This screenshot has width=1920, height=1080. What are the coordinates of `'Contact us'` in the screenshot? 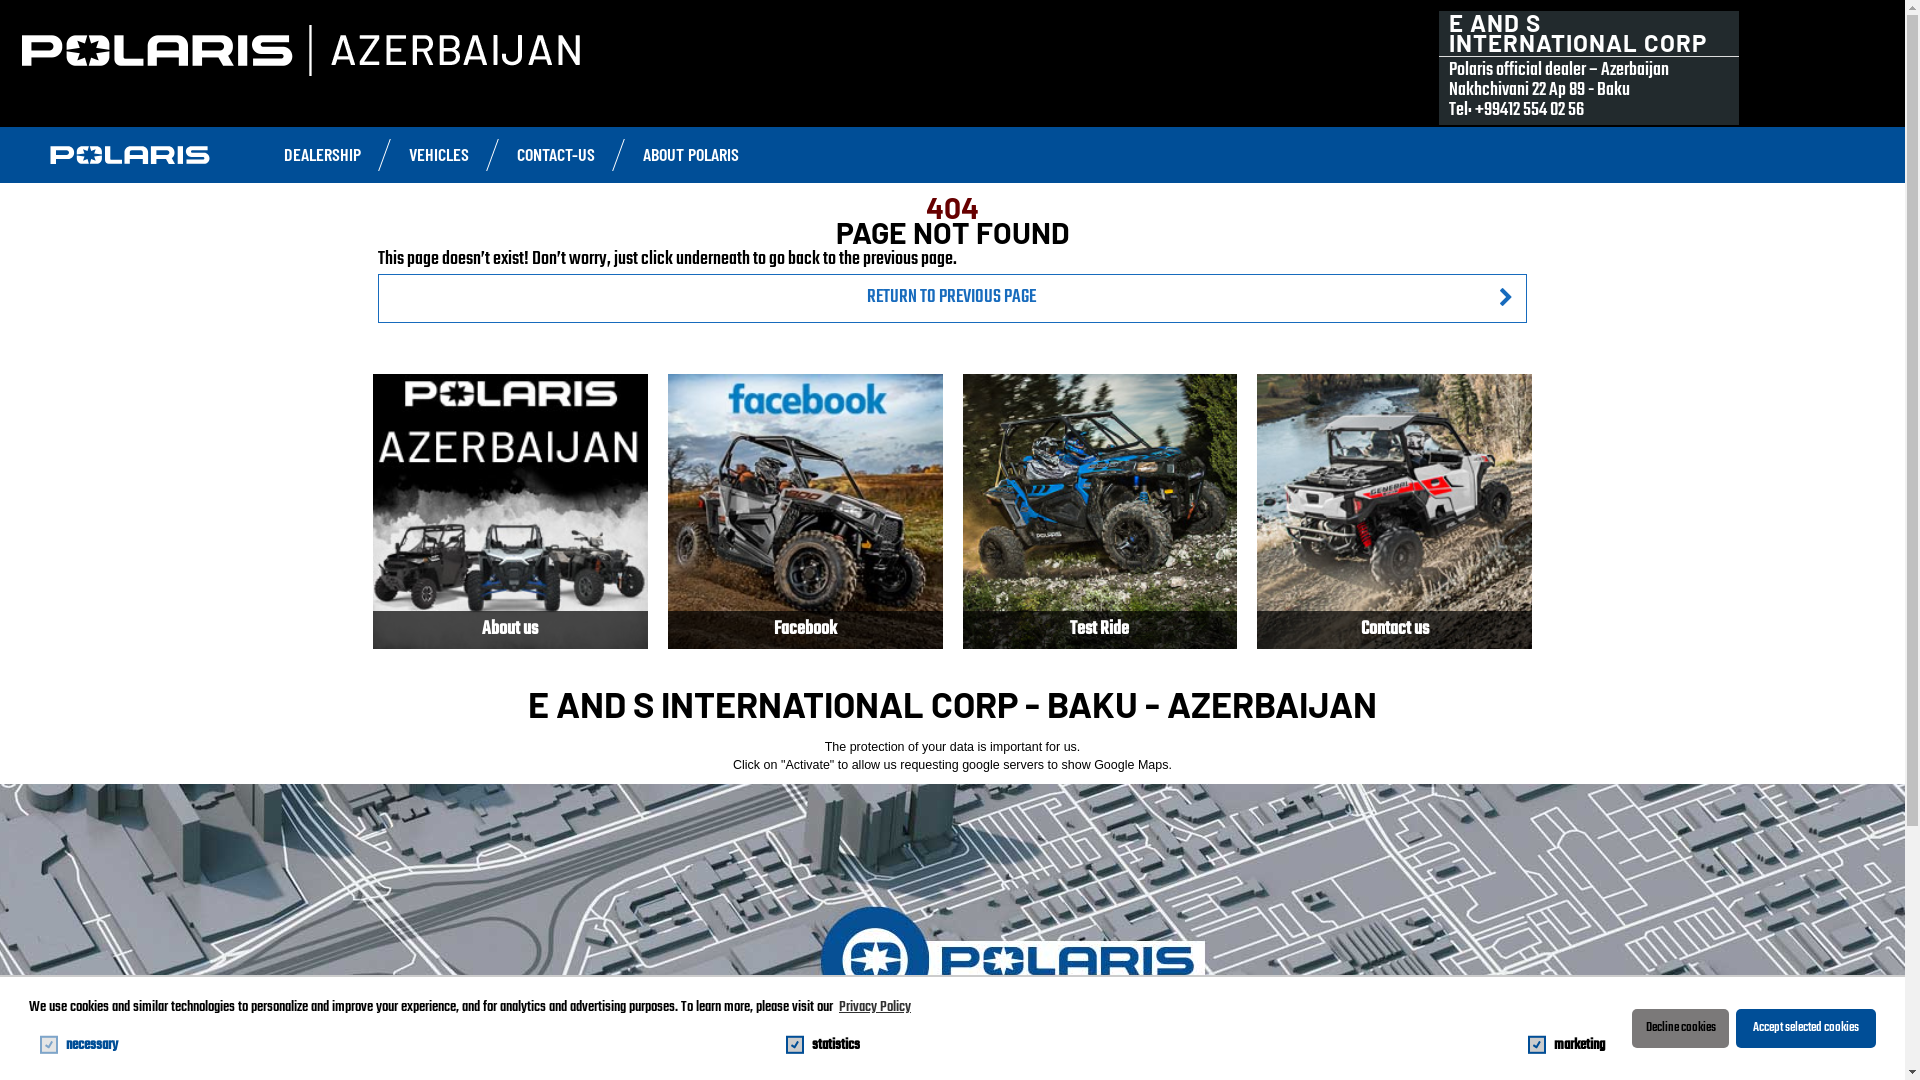 It's located at (1393, 510).